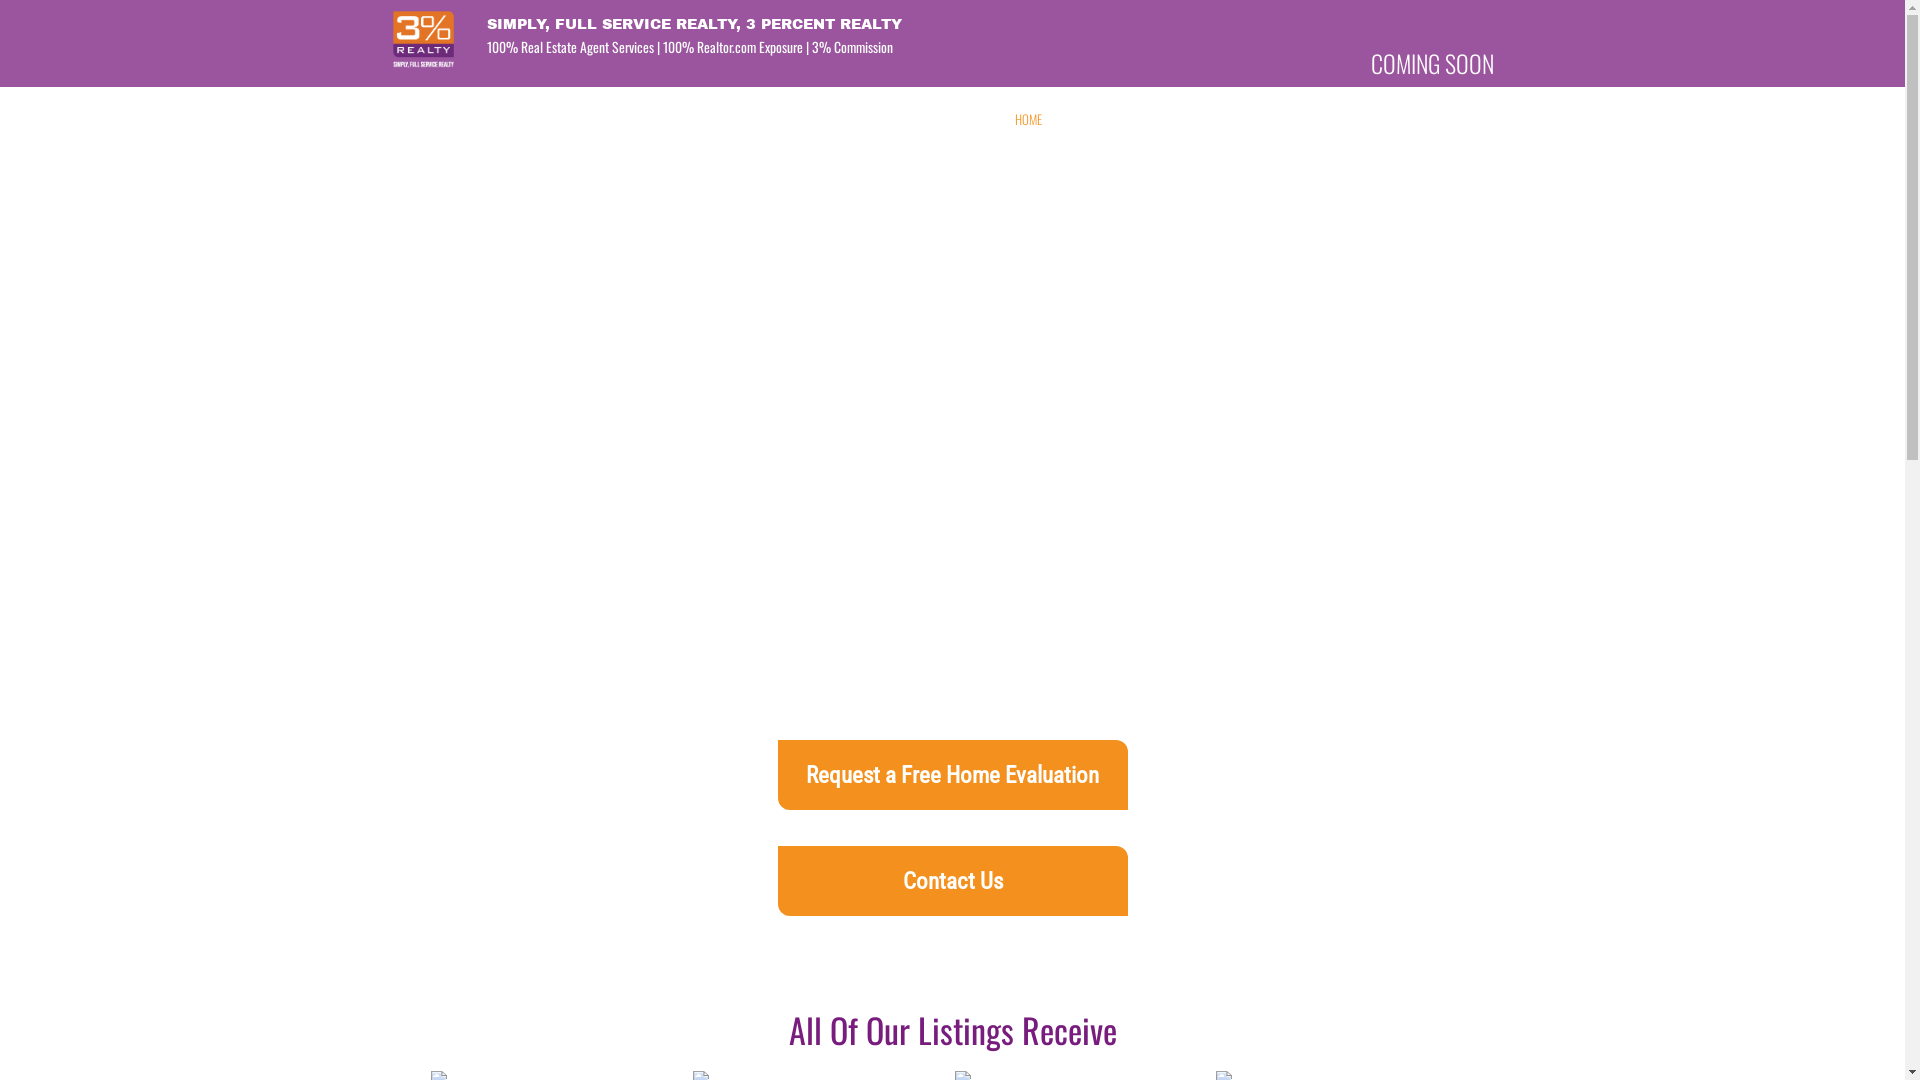  What do you see at coordinates (1053, 119) in the screenshot?
I see `'ABOUT US'` at bounding box center [1053, 119].